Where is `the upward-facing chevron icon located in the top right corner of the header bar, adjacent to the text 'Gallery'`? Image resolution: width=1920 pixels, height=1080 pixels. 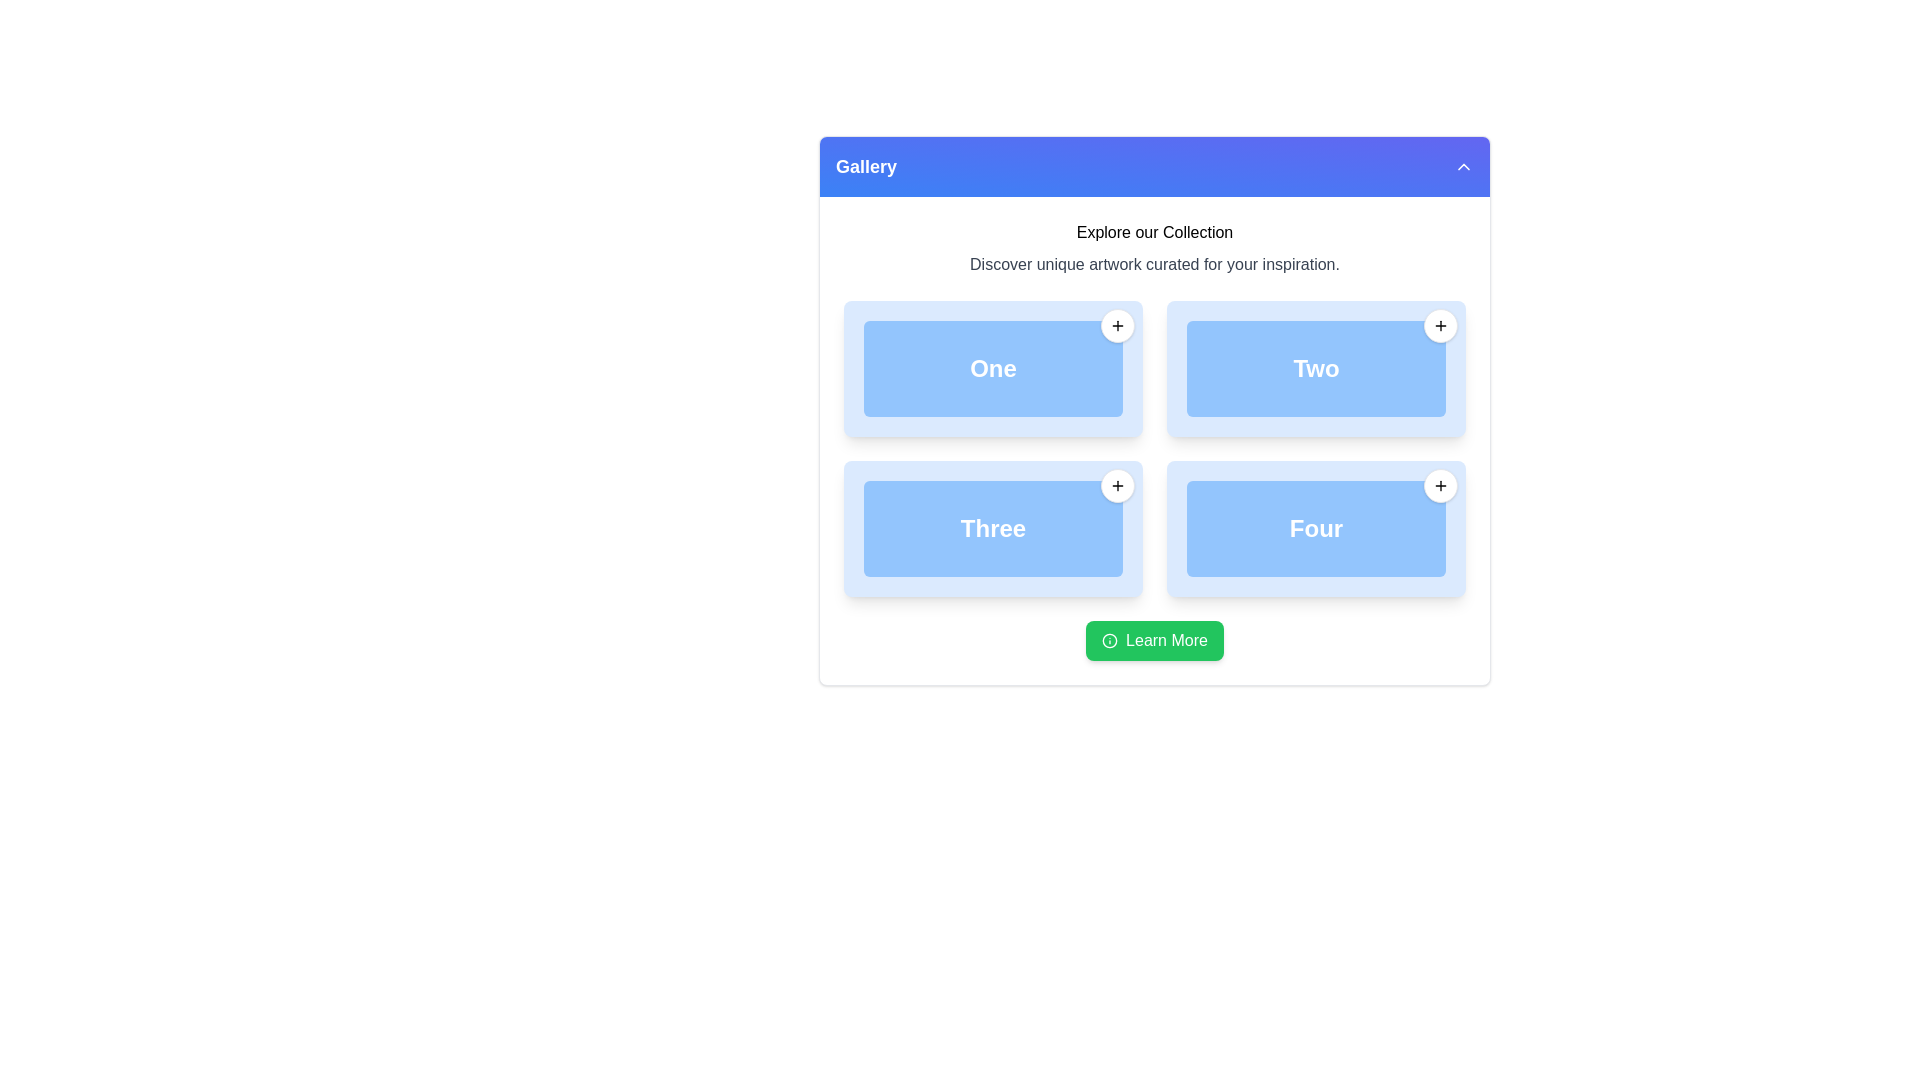
the upward-facing chevron icon located in the top right corner of the header bar, adjacent to the text 'Gallery' is located at coordinates (1464, 165).